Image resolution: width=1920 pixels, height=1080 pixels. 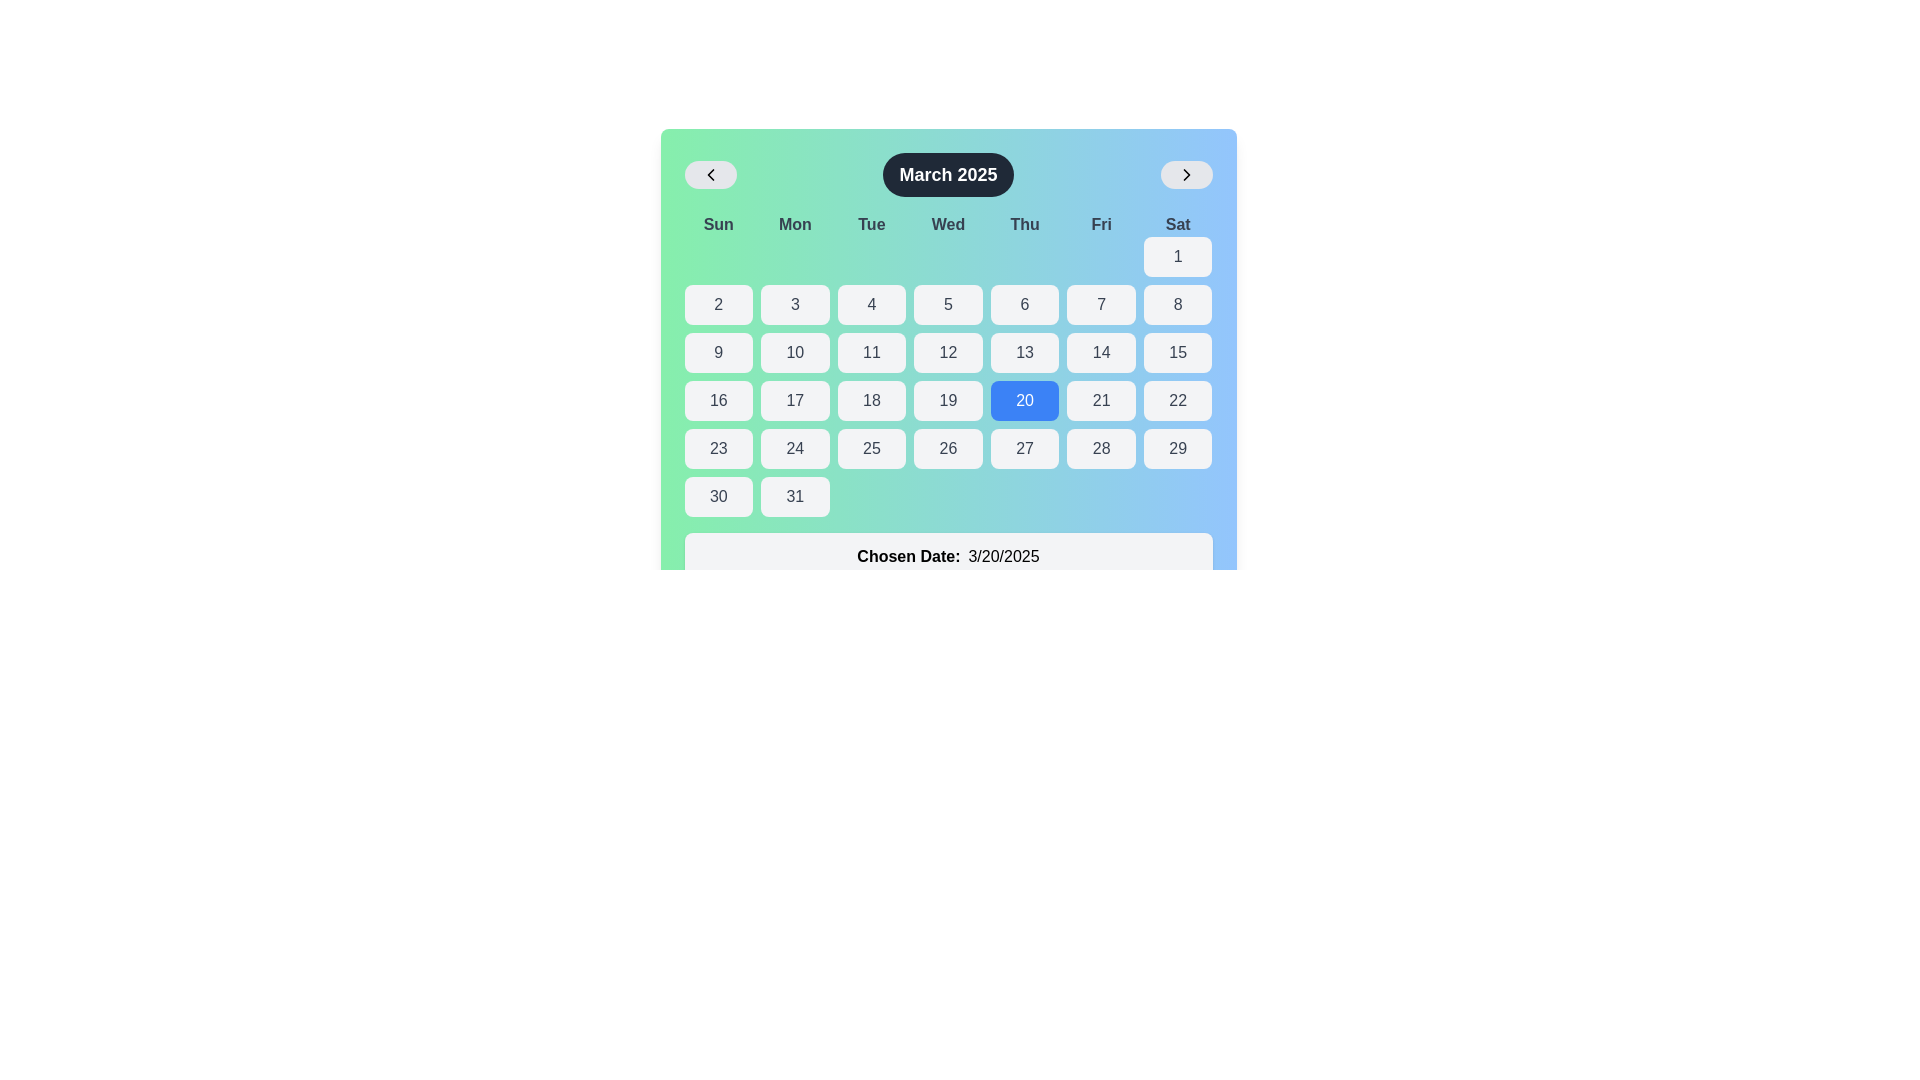 What do you see at coordinates (947, 304) in the screenshot?
I see `the button labeled '5' with a light gray background located under 'Wed.' in the first week of the calendar` at bounding box center [947, 304].